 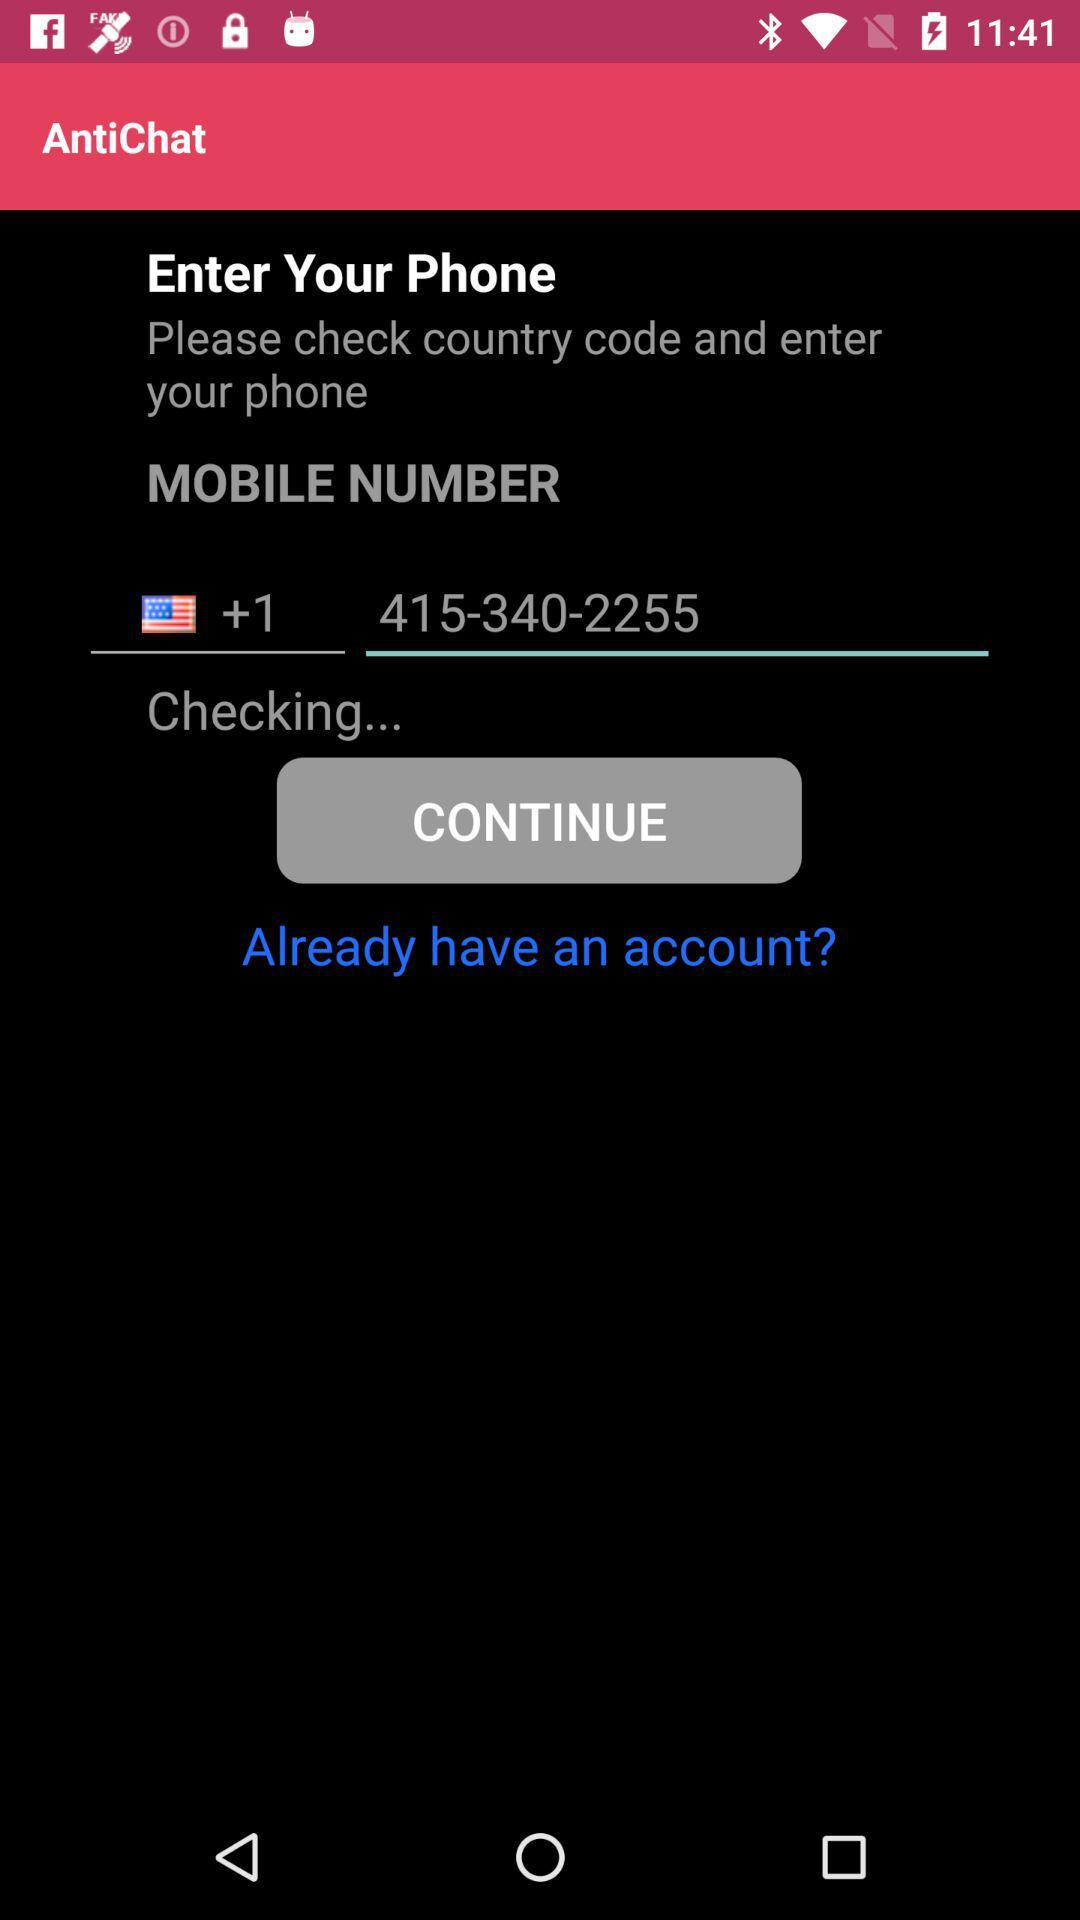 I want to click on the item below mobile number, so click(x=217, y=613).